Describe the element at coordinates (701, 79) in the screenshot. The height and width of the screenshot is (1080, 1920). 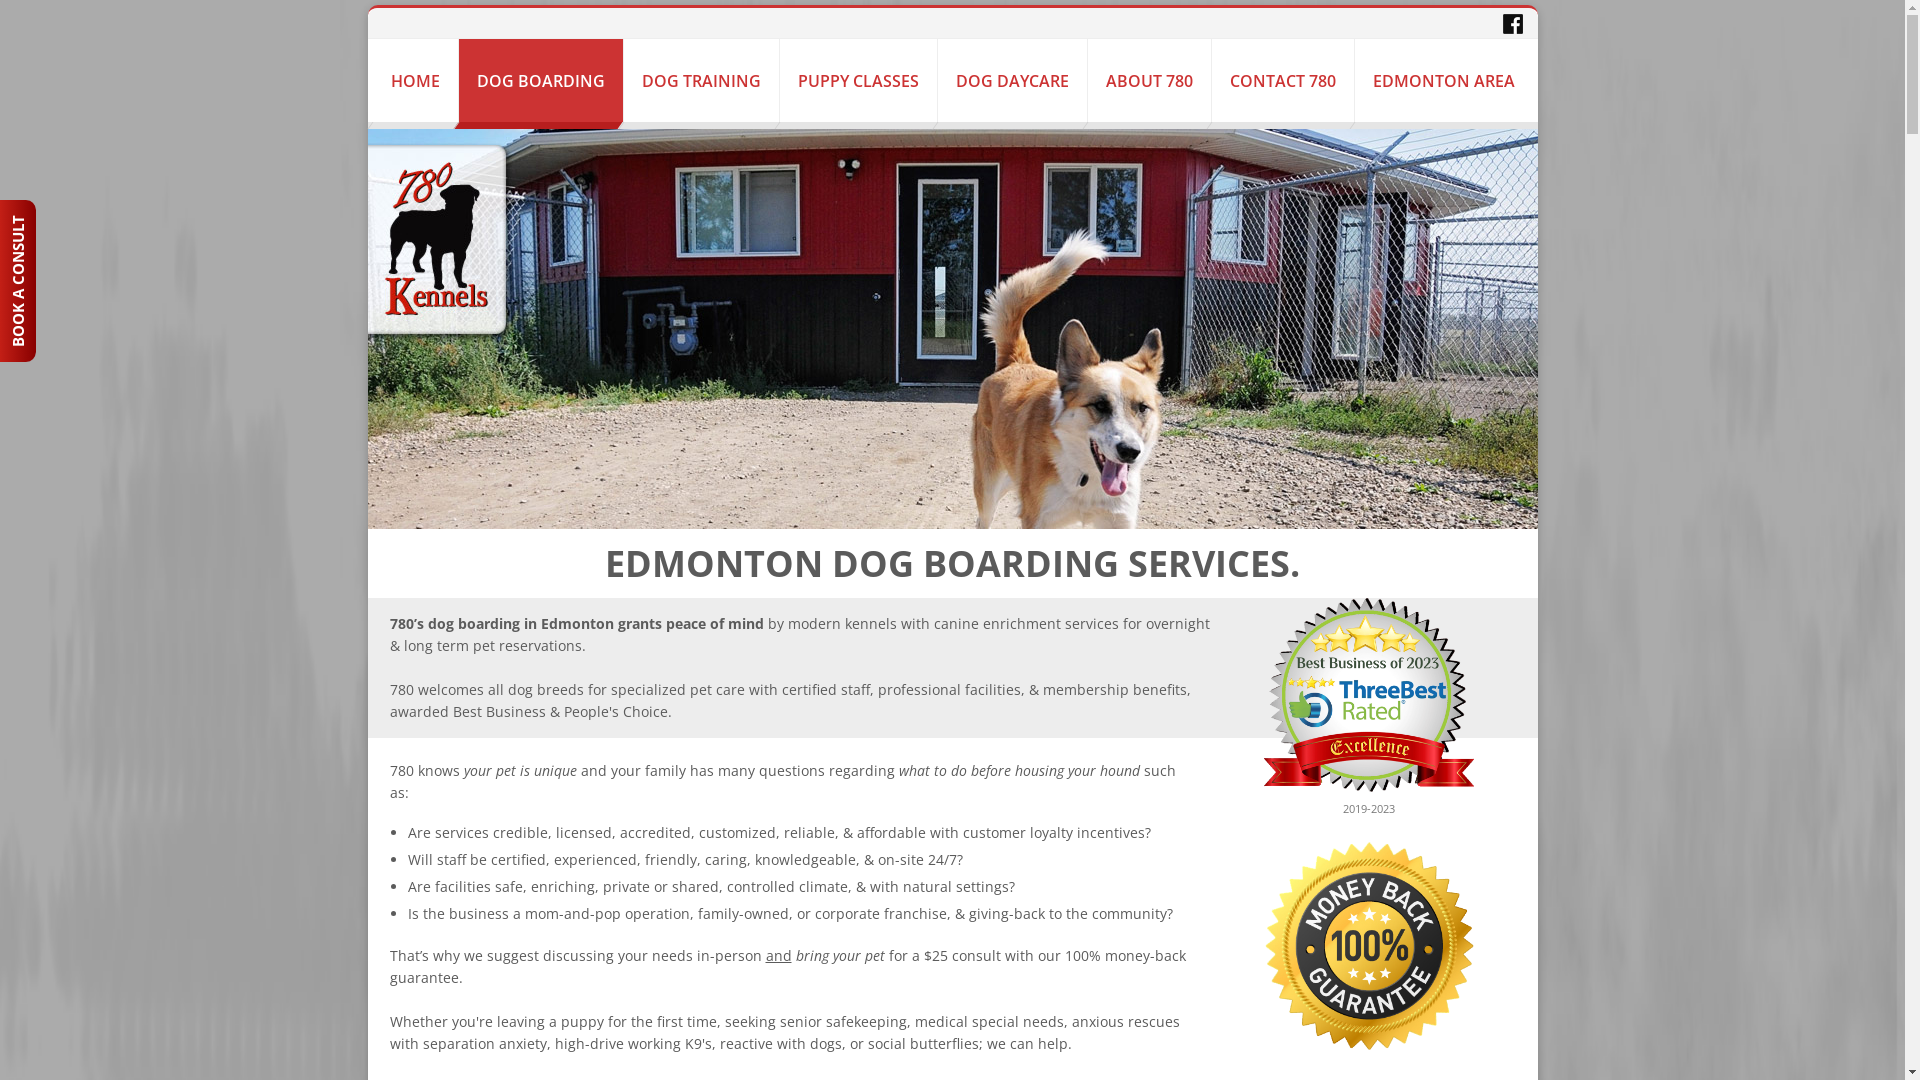
I see `'DOG TRAINING'` at that location.